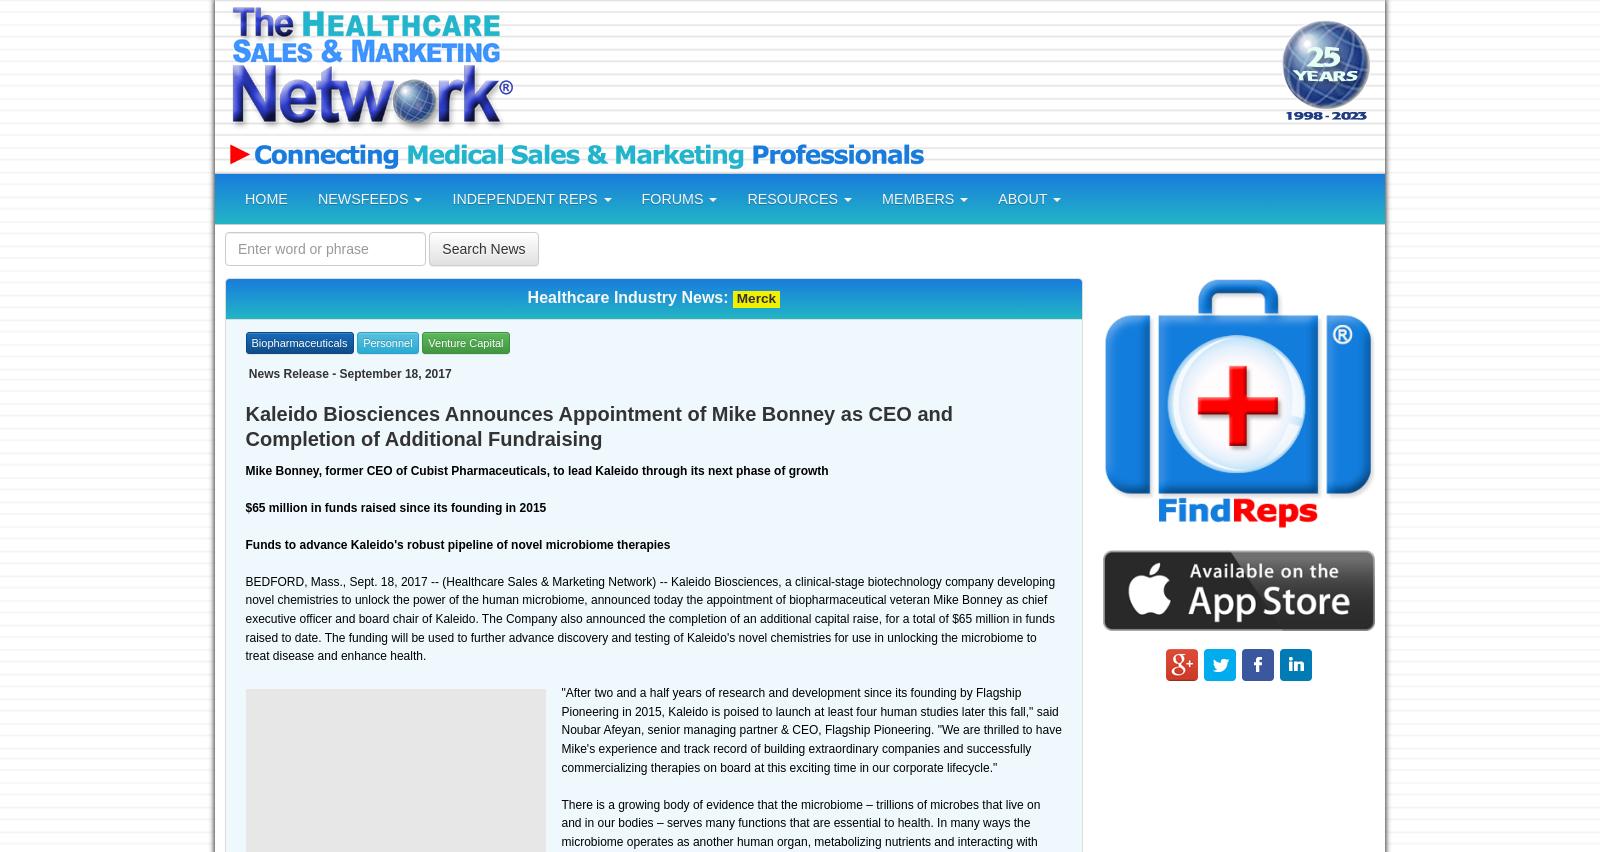 This screenshot has width=1600, height=852. I want to click on 'ABOUT', so click(1024, 199).